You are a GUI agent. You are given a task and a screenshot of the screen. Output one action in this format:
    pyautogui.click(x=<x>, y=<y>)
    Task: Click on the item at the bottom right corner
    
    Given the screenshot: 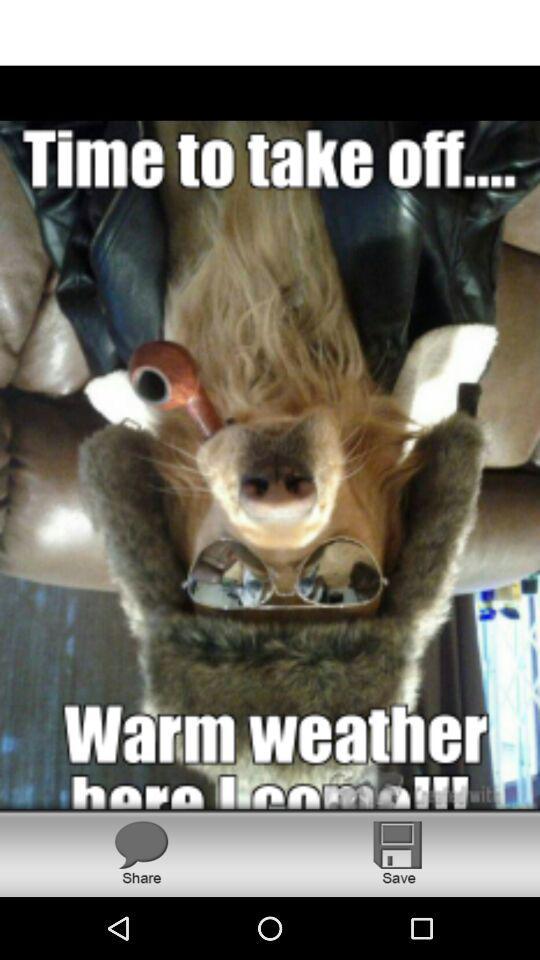 What is the action you would take?
    pyautogui.click(x=398, y=851)
    